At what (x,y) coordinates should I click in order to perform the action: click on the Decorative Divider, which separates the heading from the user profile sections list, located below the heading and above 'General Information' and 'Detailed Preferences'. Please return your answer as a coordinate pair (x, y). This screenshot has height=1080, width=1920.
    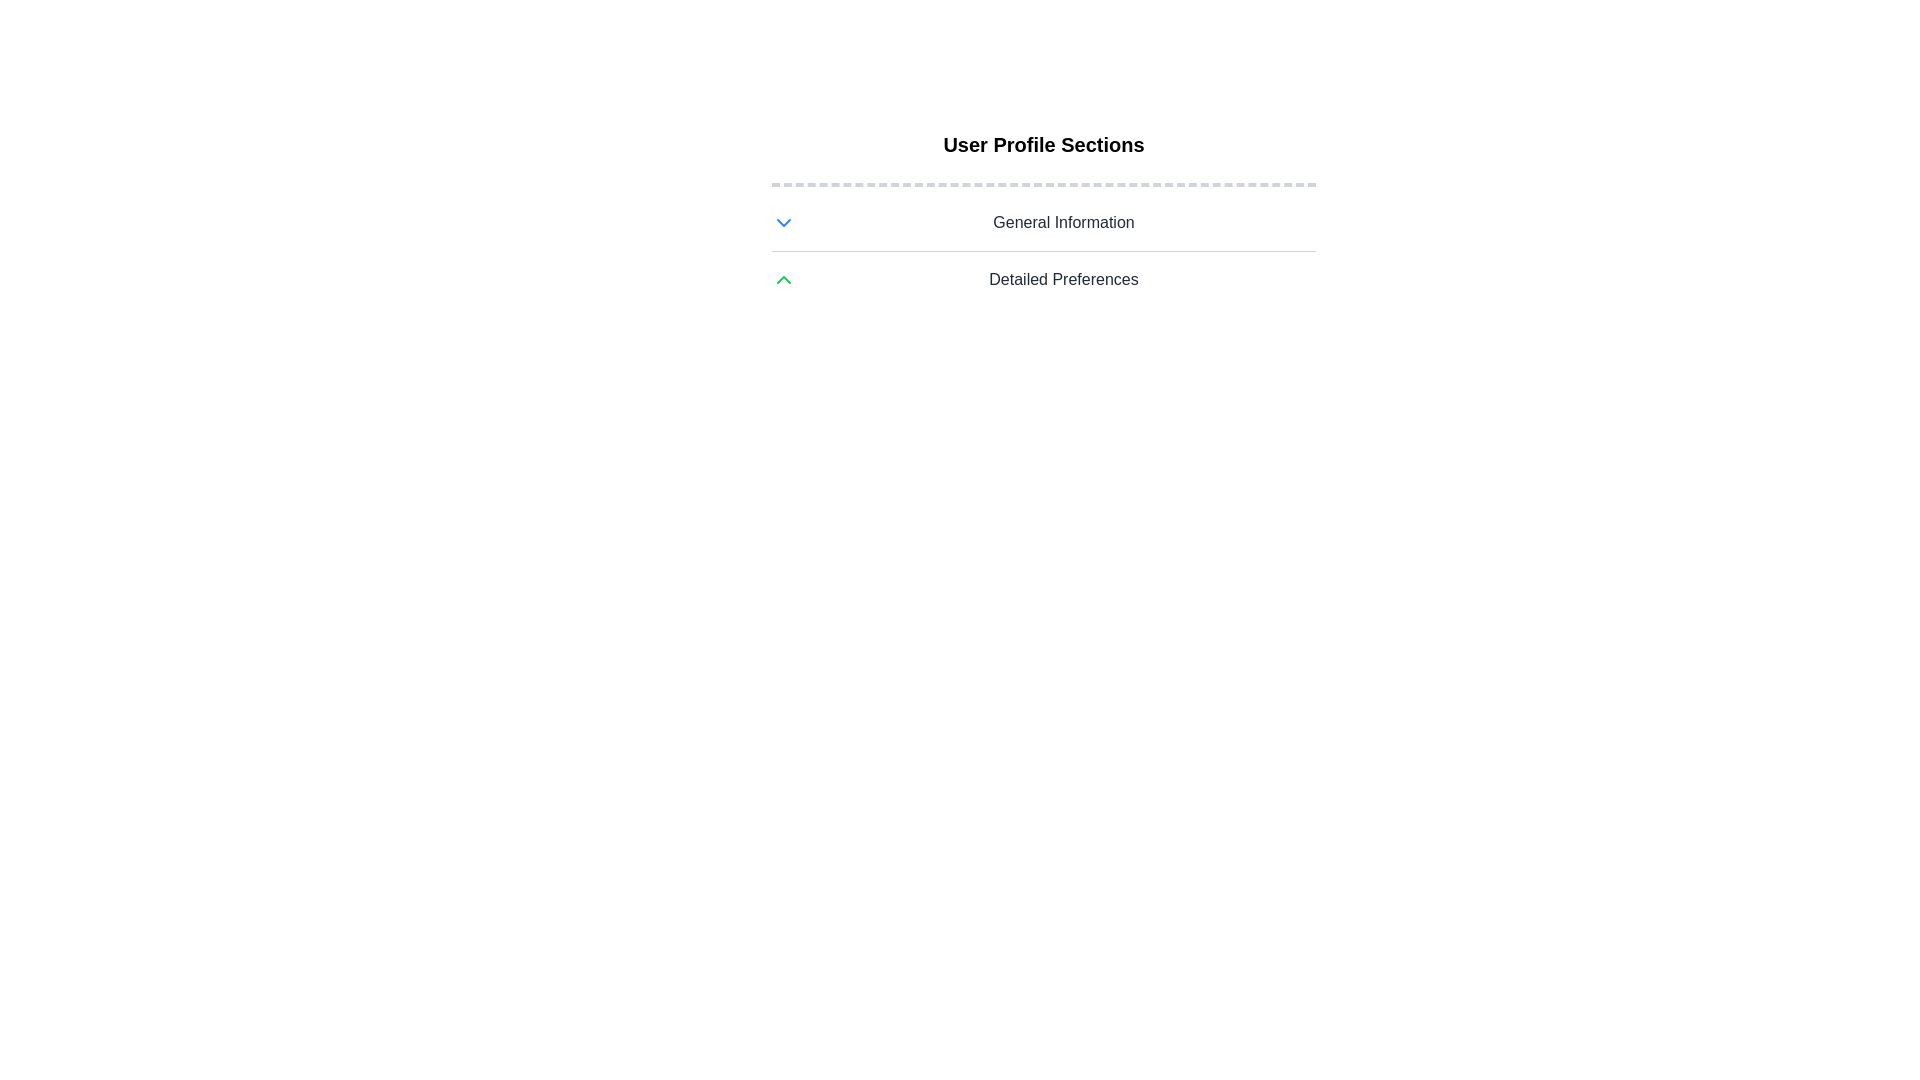
    Looking at the image, I should click on (1042, 185).